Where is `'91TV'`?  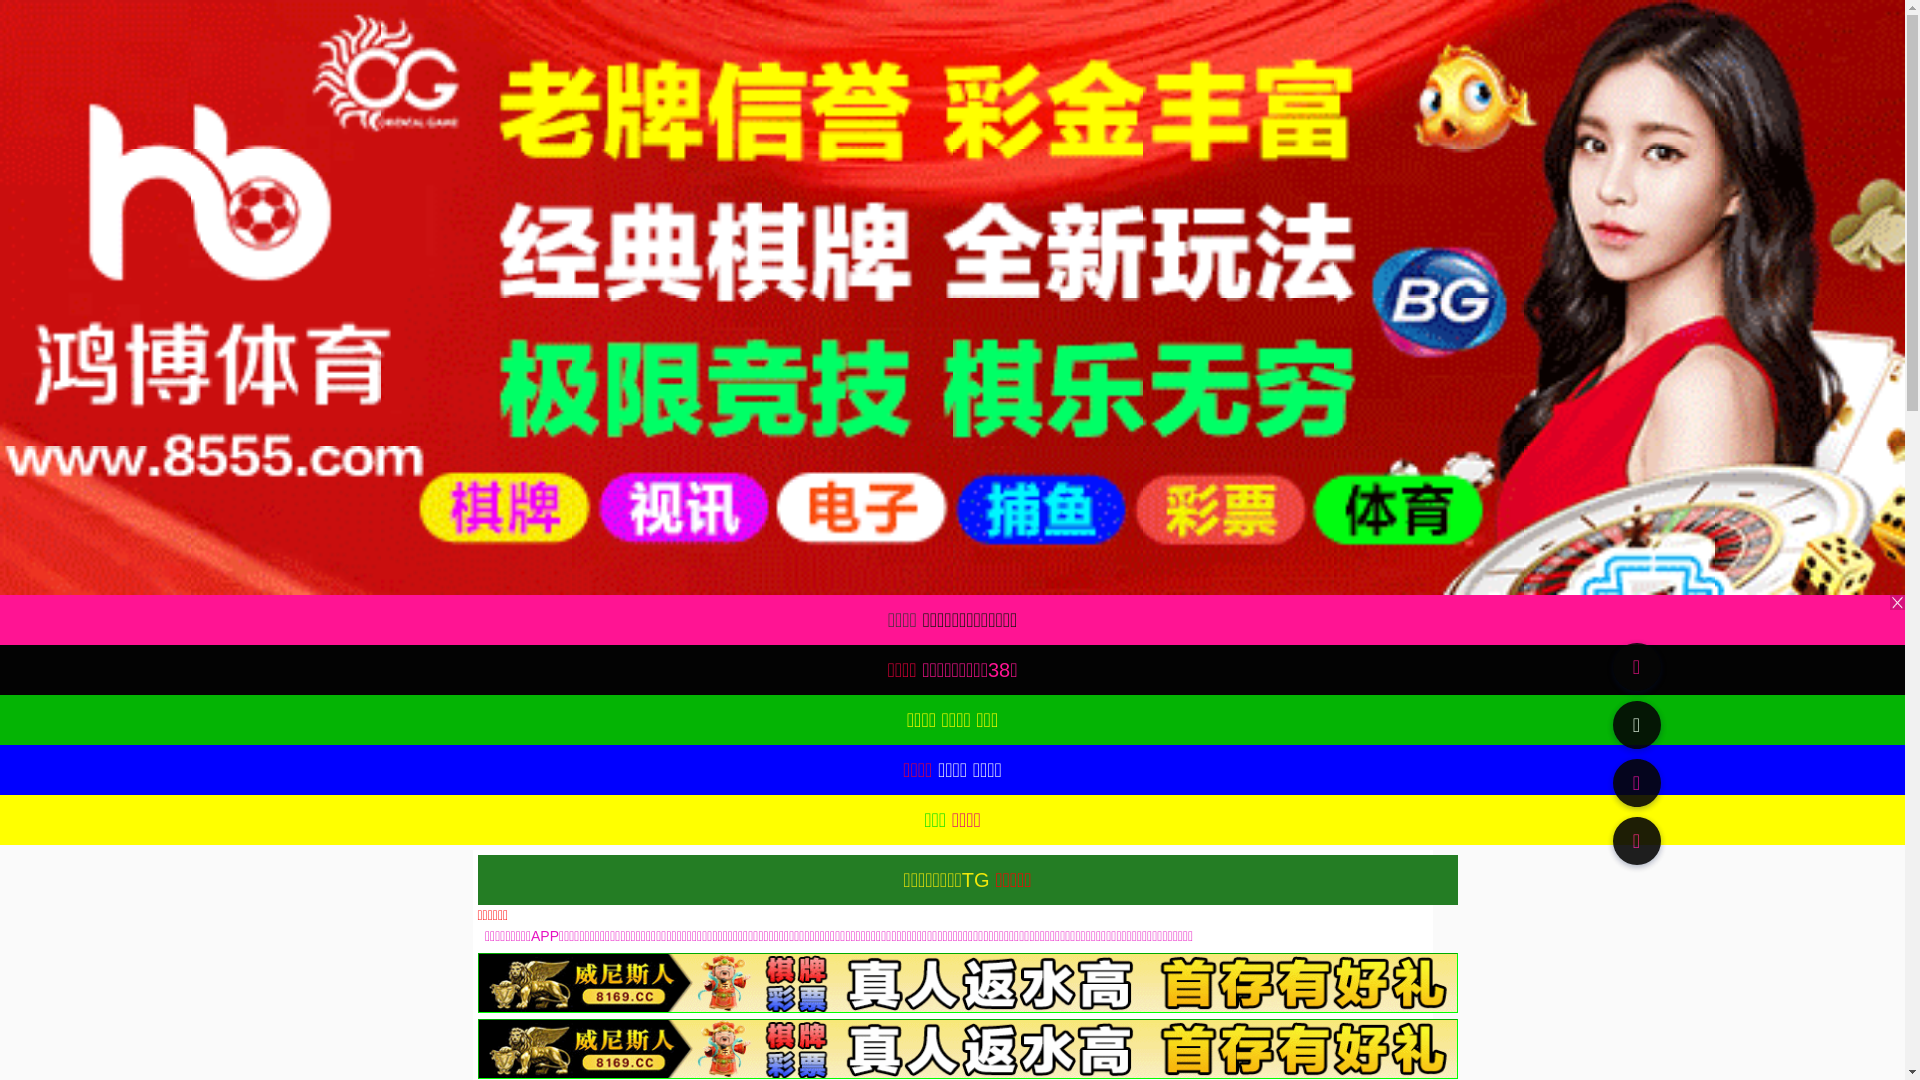
'91TV' is located at coordinates (1636, 782).